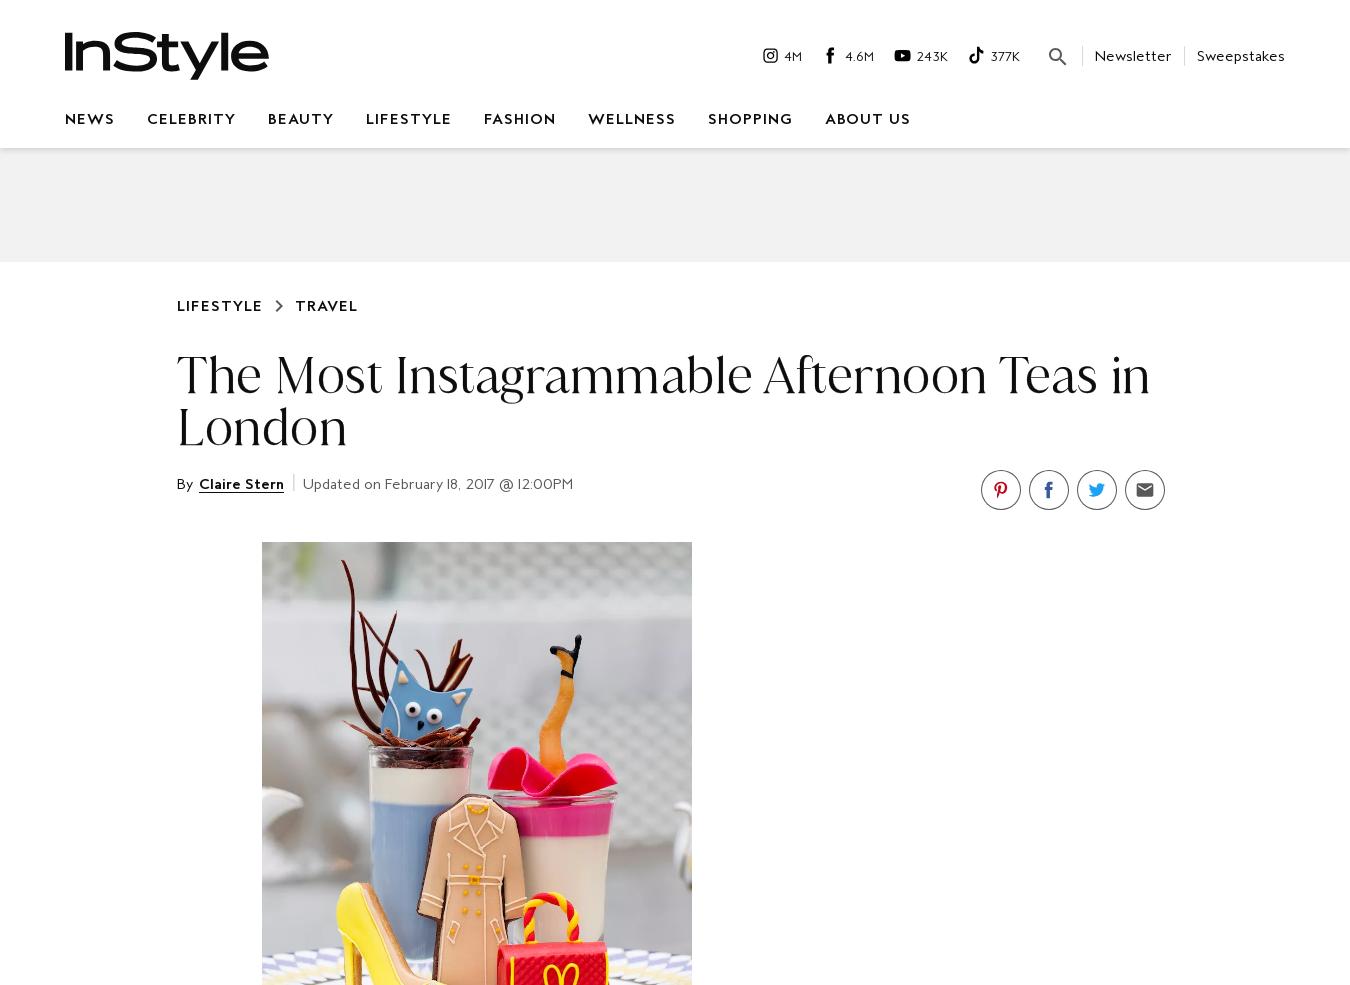  I want to click on 'Shopping', so click(749, 118).